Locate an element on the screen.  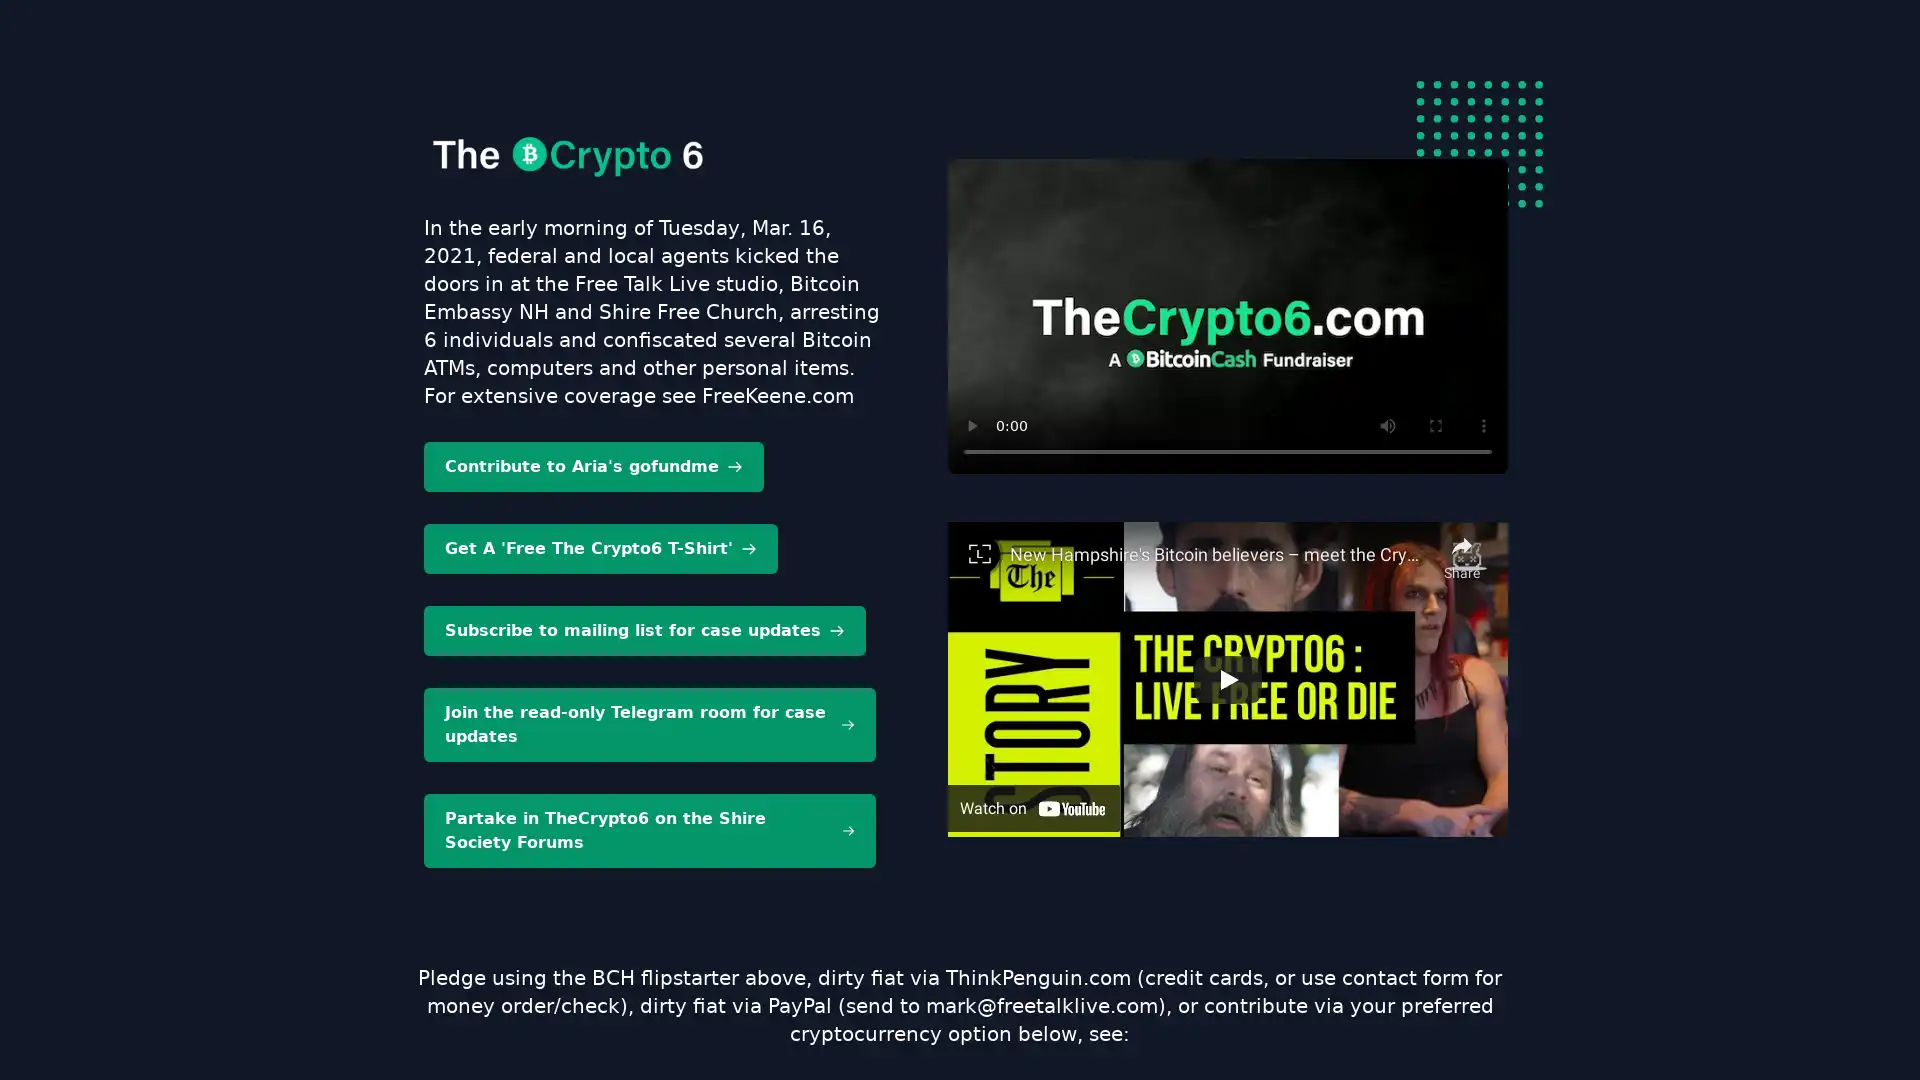
enter full screen is located at coordinates (1434, 424).